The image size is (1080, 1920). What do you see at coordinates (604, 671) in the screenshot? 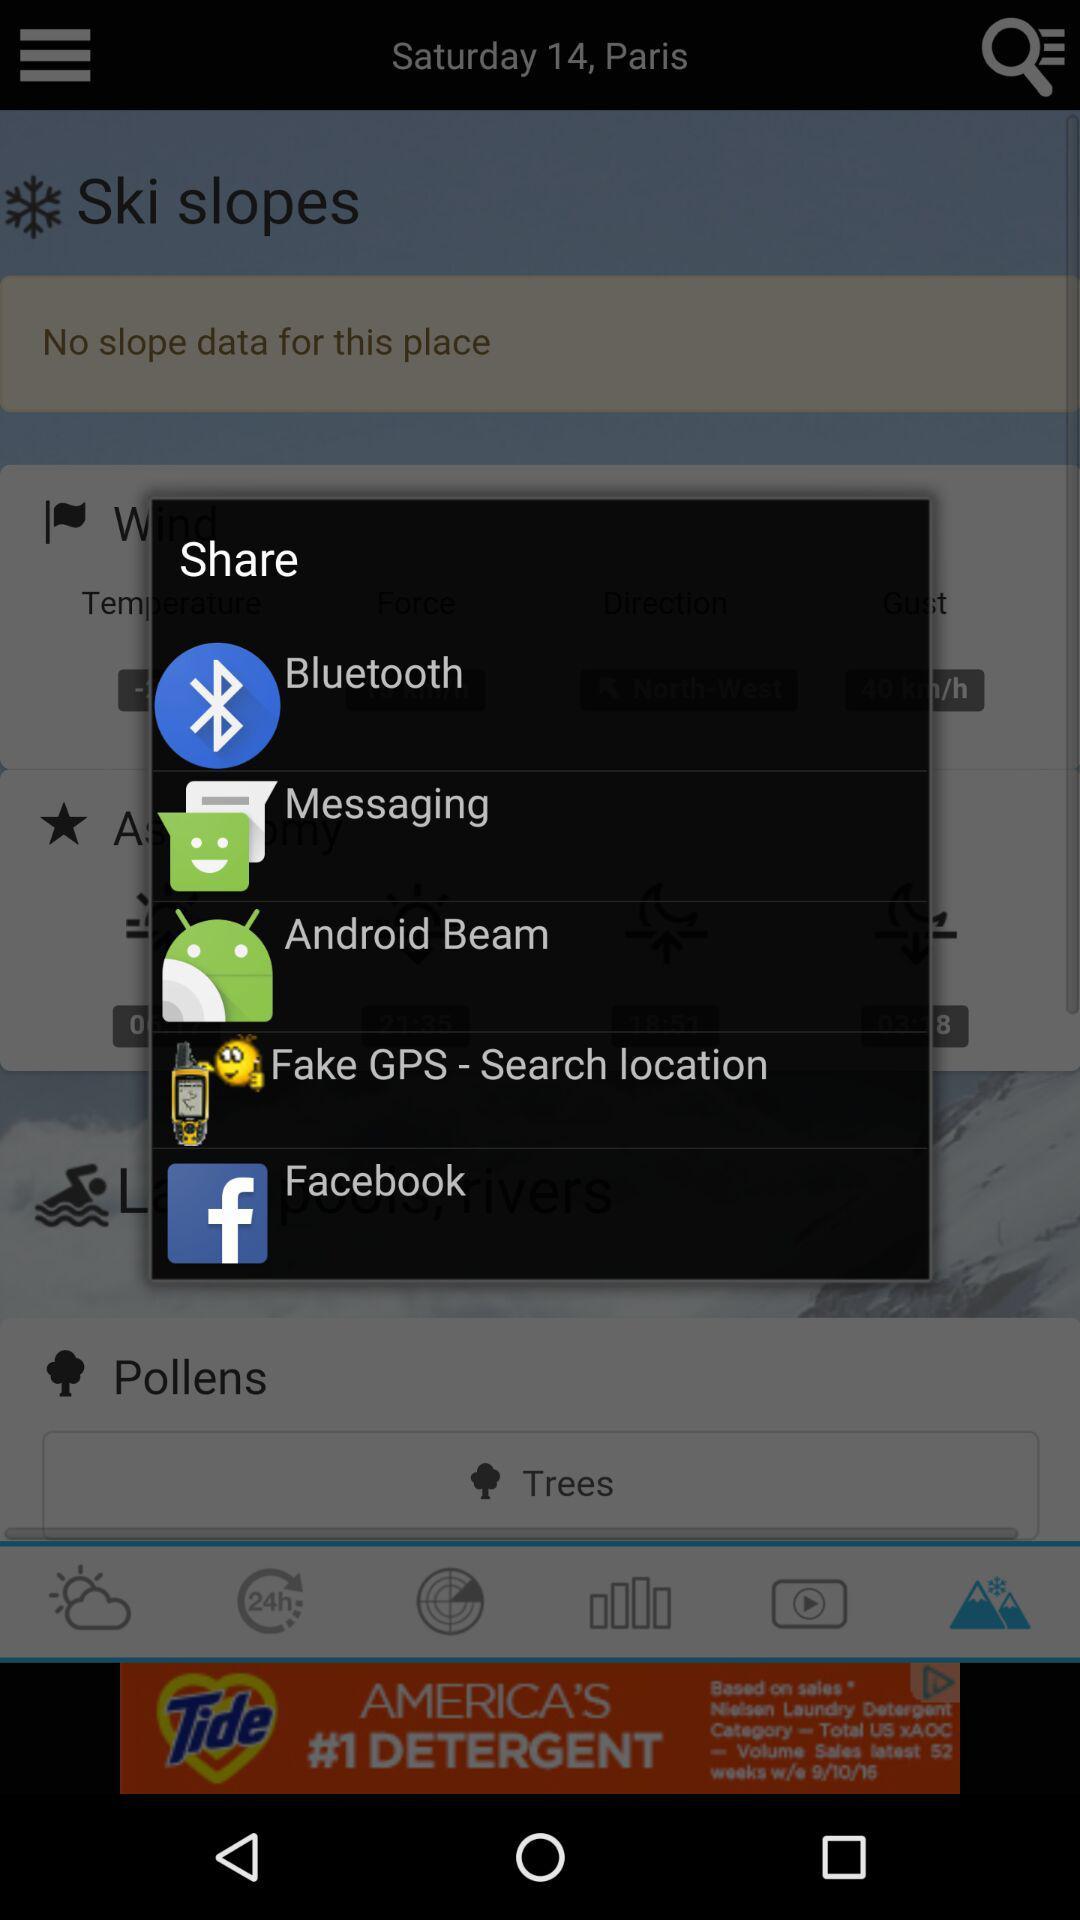
I see `the icon below share` at bounding box center [604, 671].